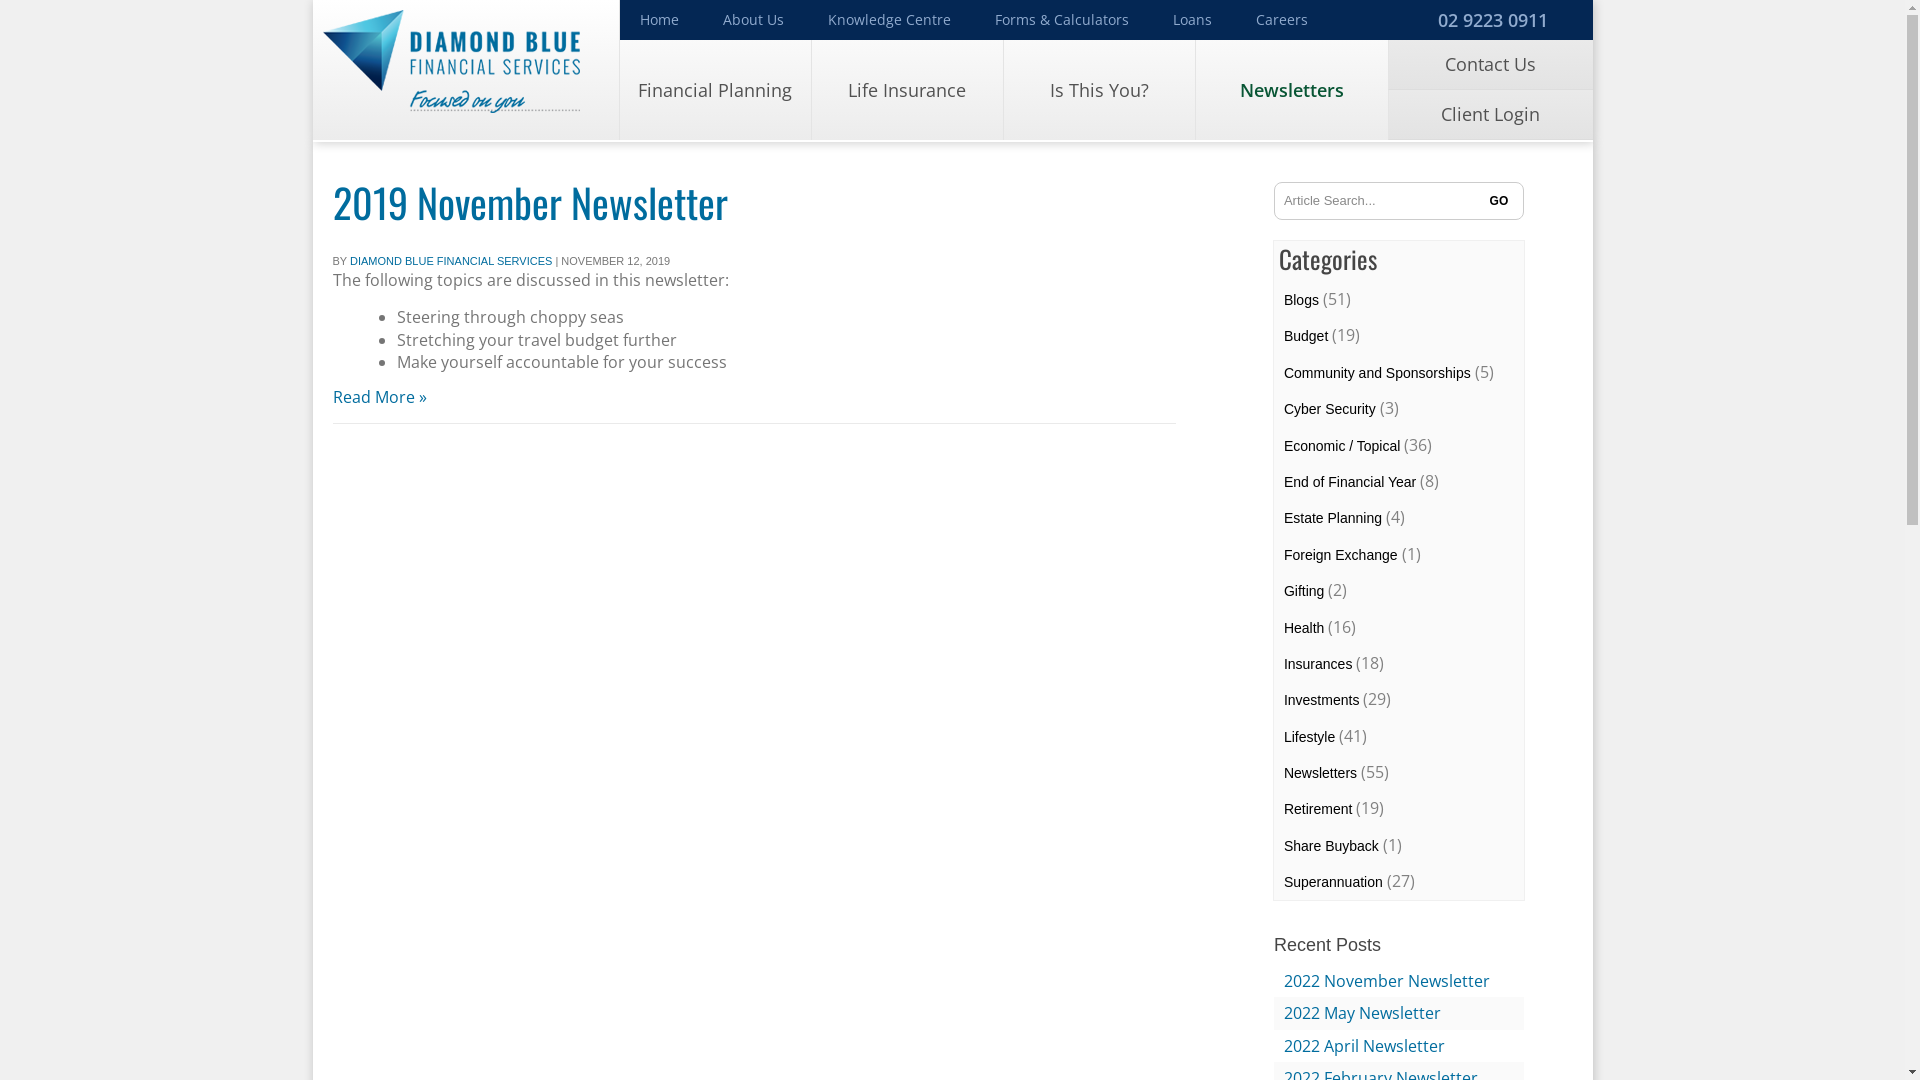 Image resolution: width=1920 pixels, height=1080 pixels. I want to click on 'Health', so click(1304, 627).